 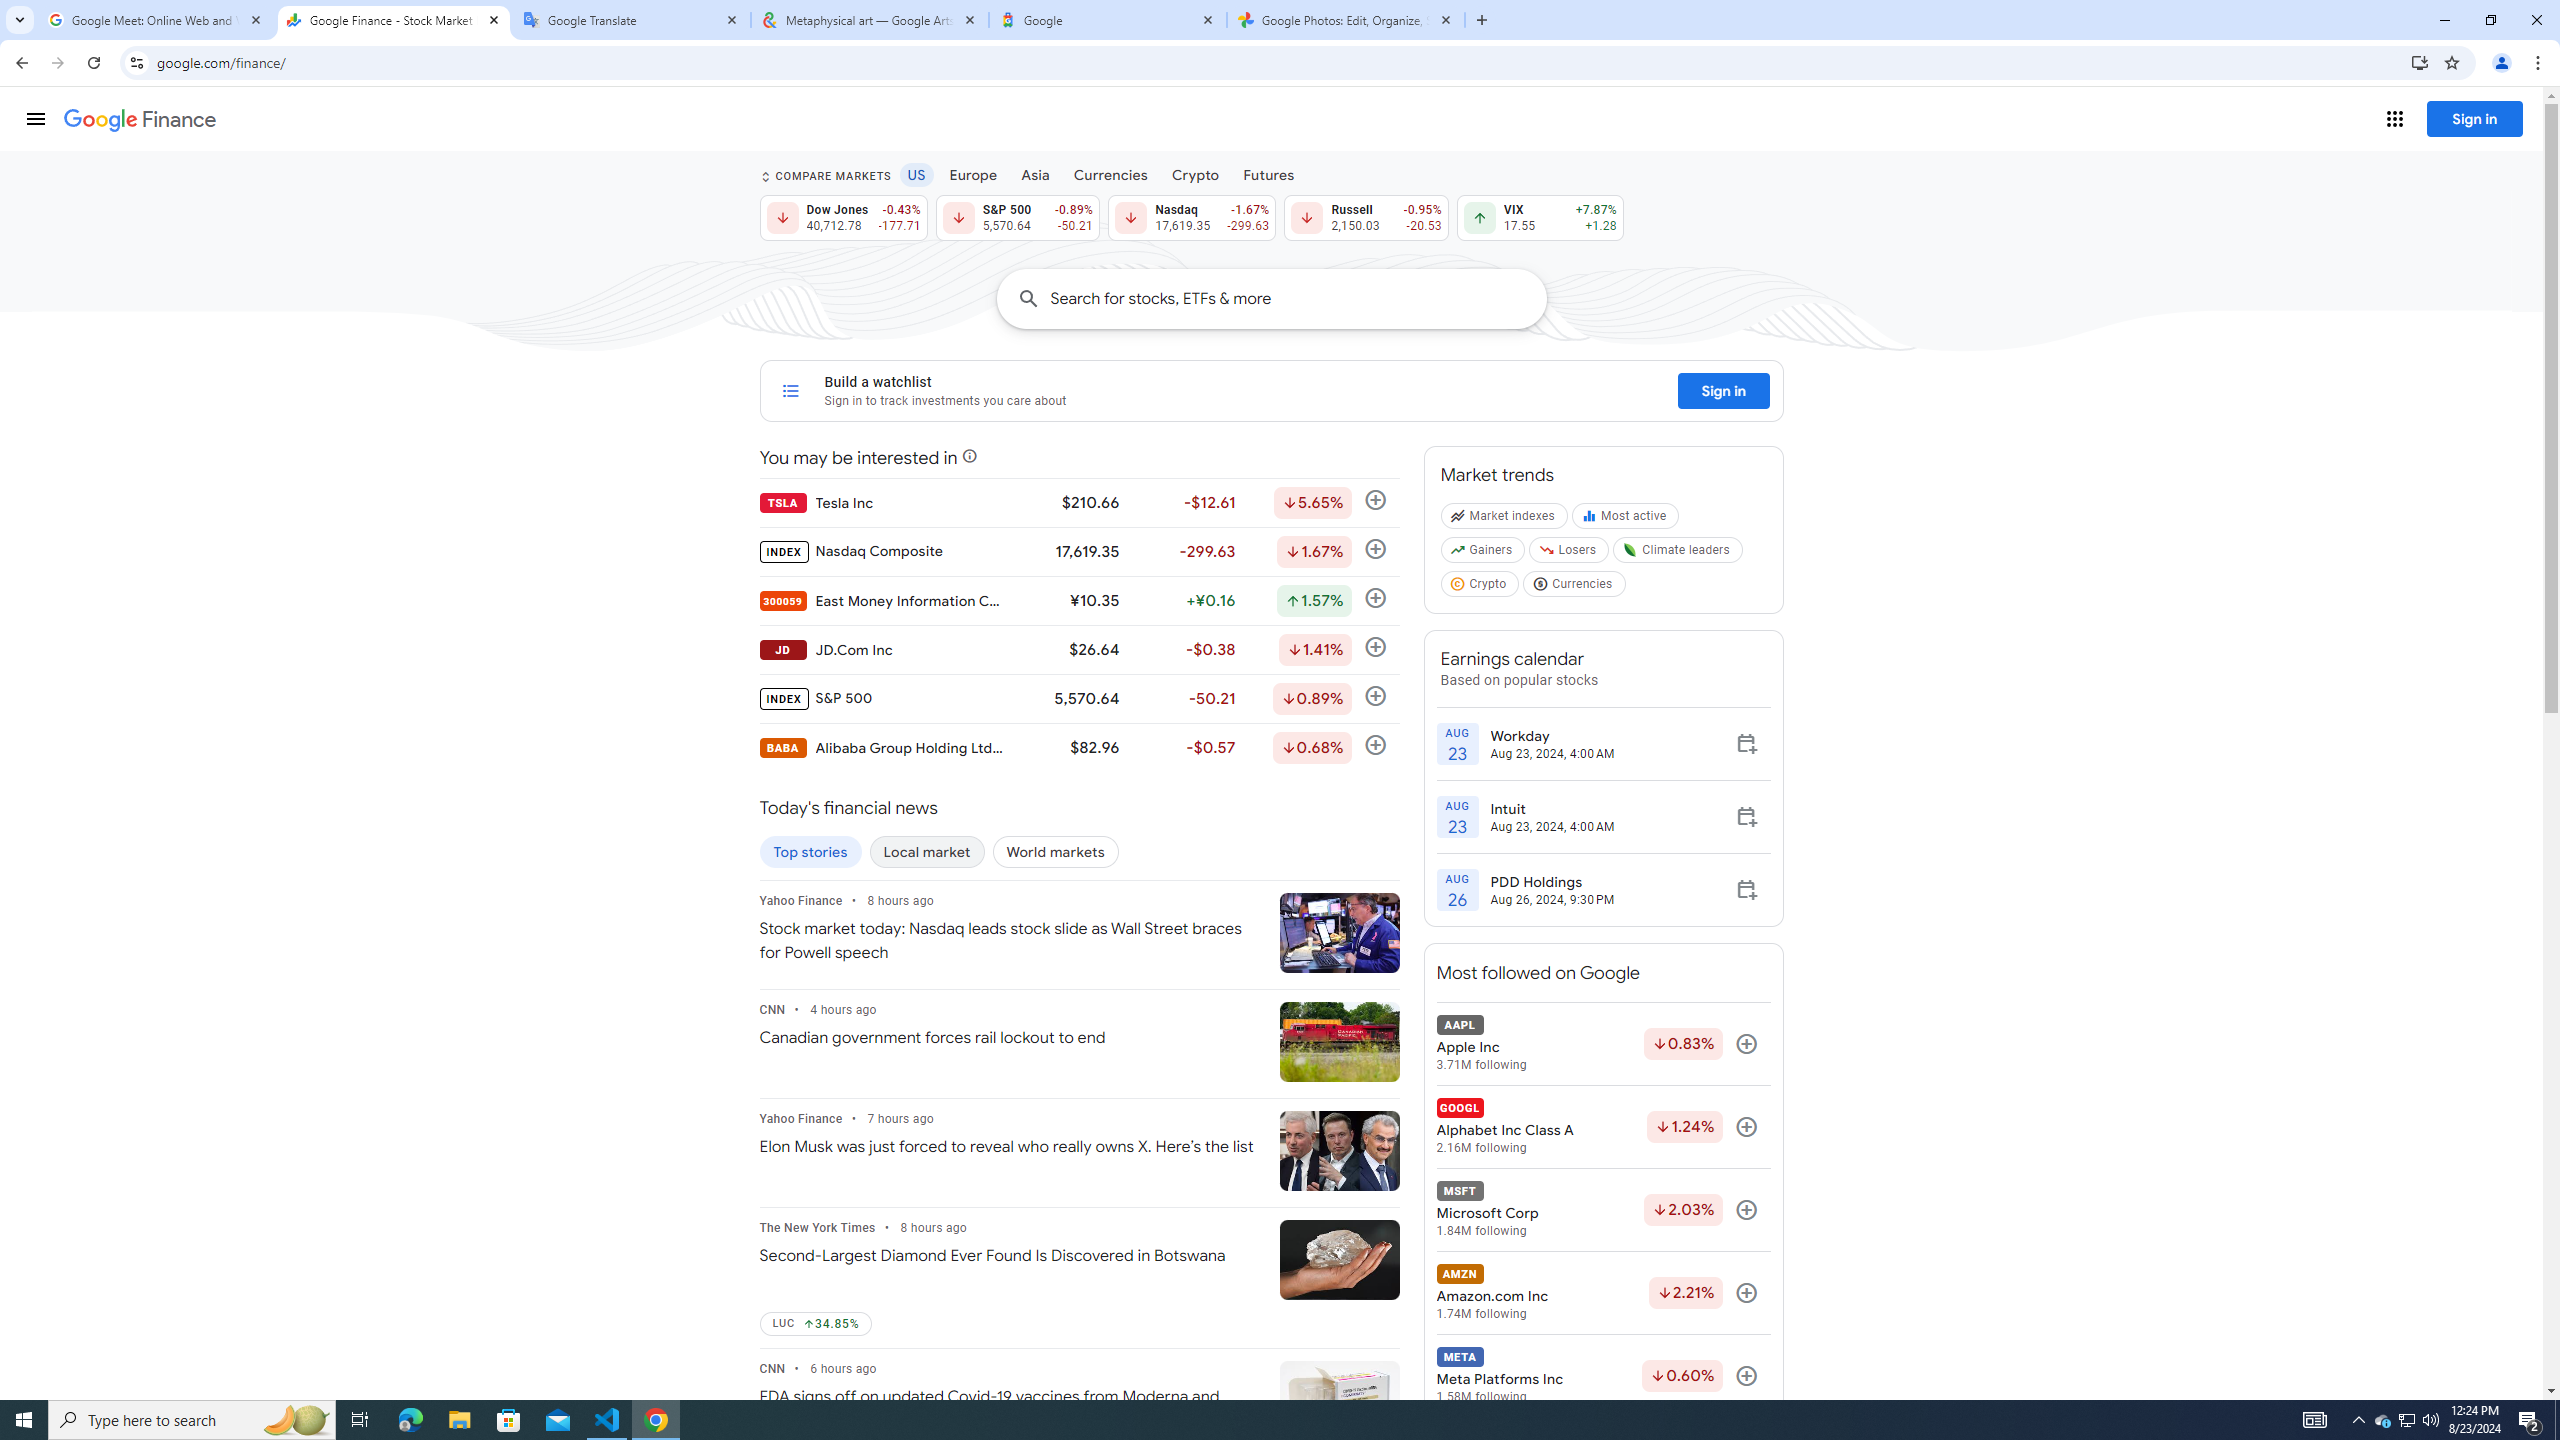 I want to click on 'Crypto', so click(x=1479, y=587).